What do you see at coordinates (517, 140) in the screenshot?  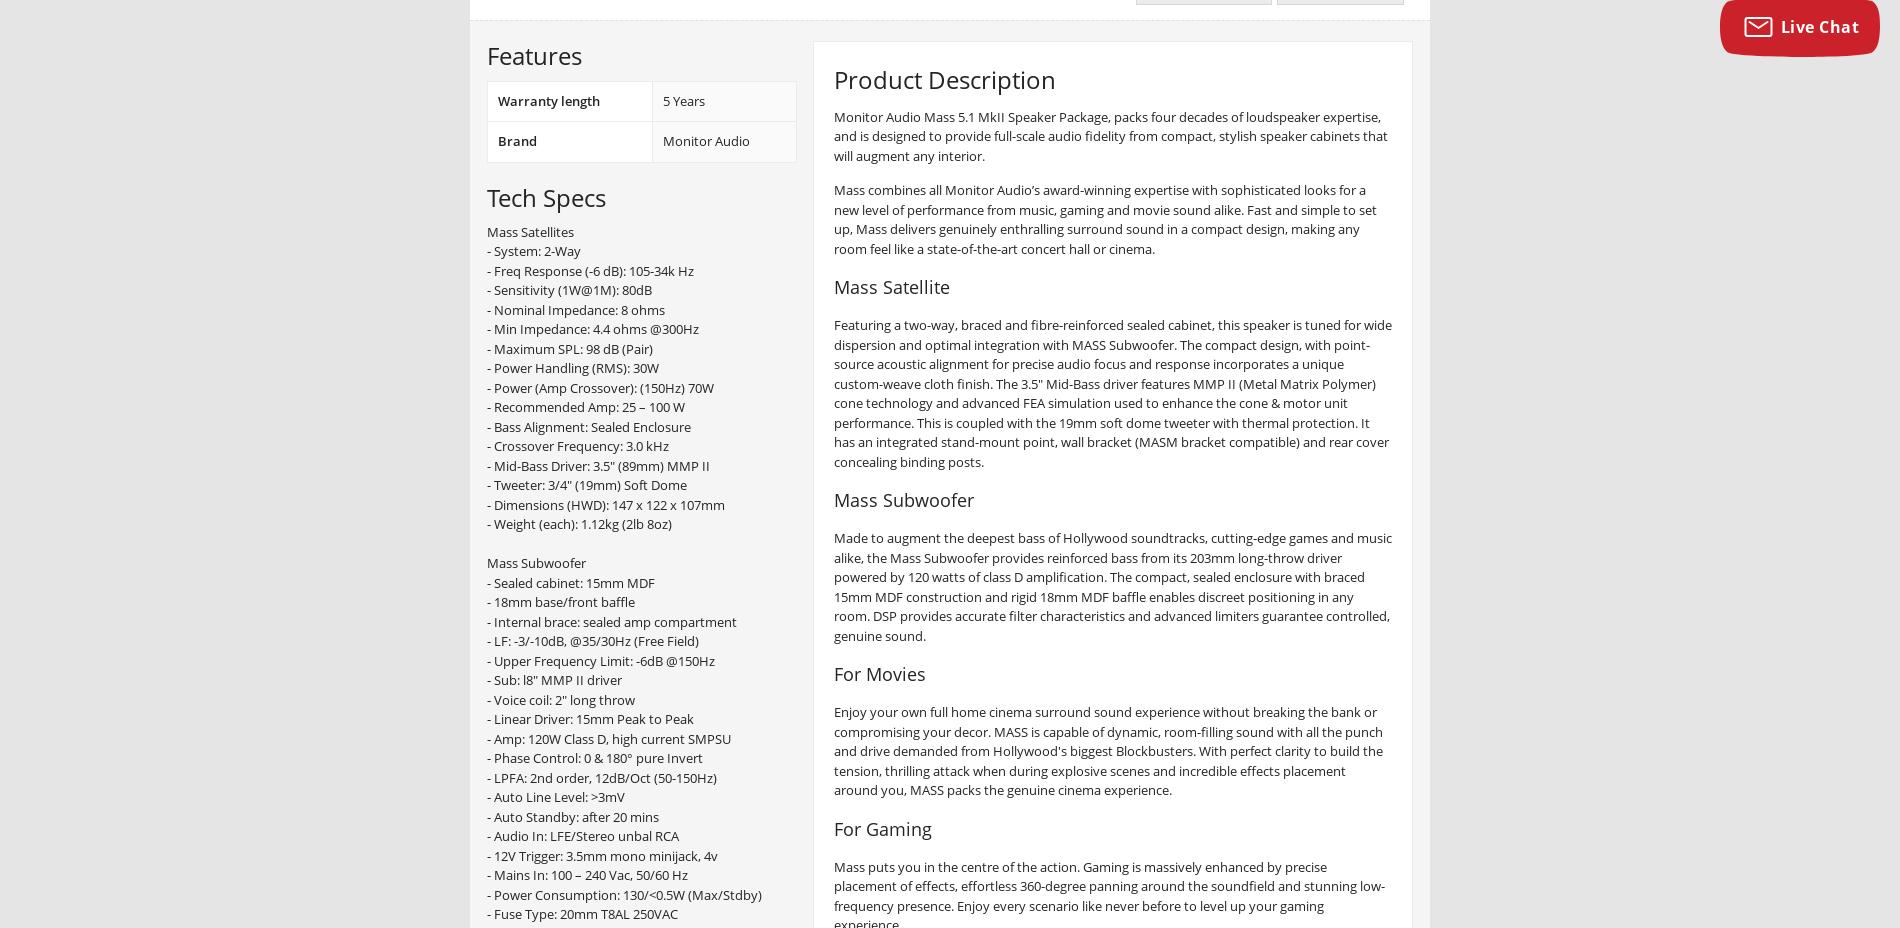 I see `'Brand'` at bounding box center [517, 140].